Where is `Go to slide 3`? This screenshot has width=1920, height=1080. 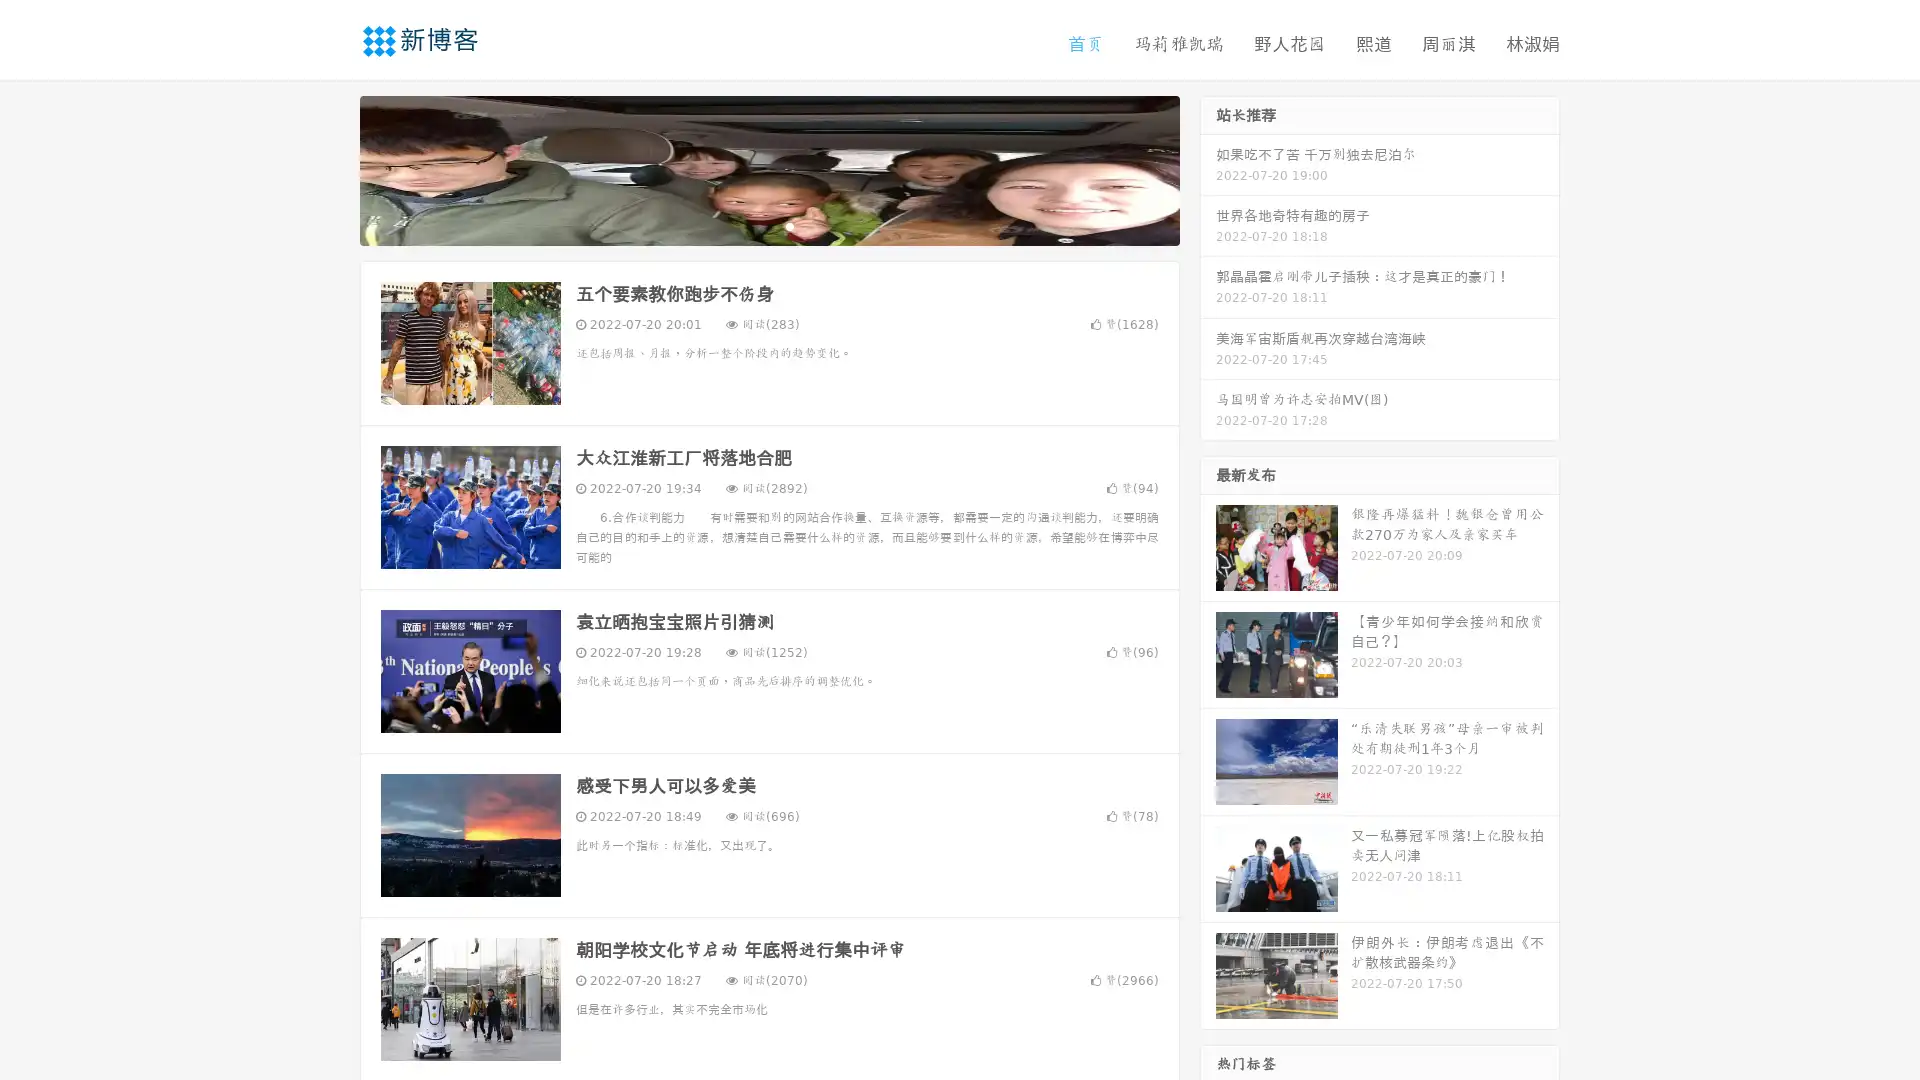 Go to slide 3 is located at coordinates (789, 225).